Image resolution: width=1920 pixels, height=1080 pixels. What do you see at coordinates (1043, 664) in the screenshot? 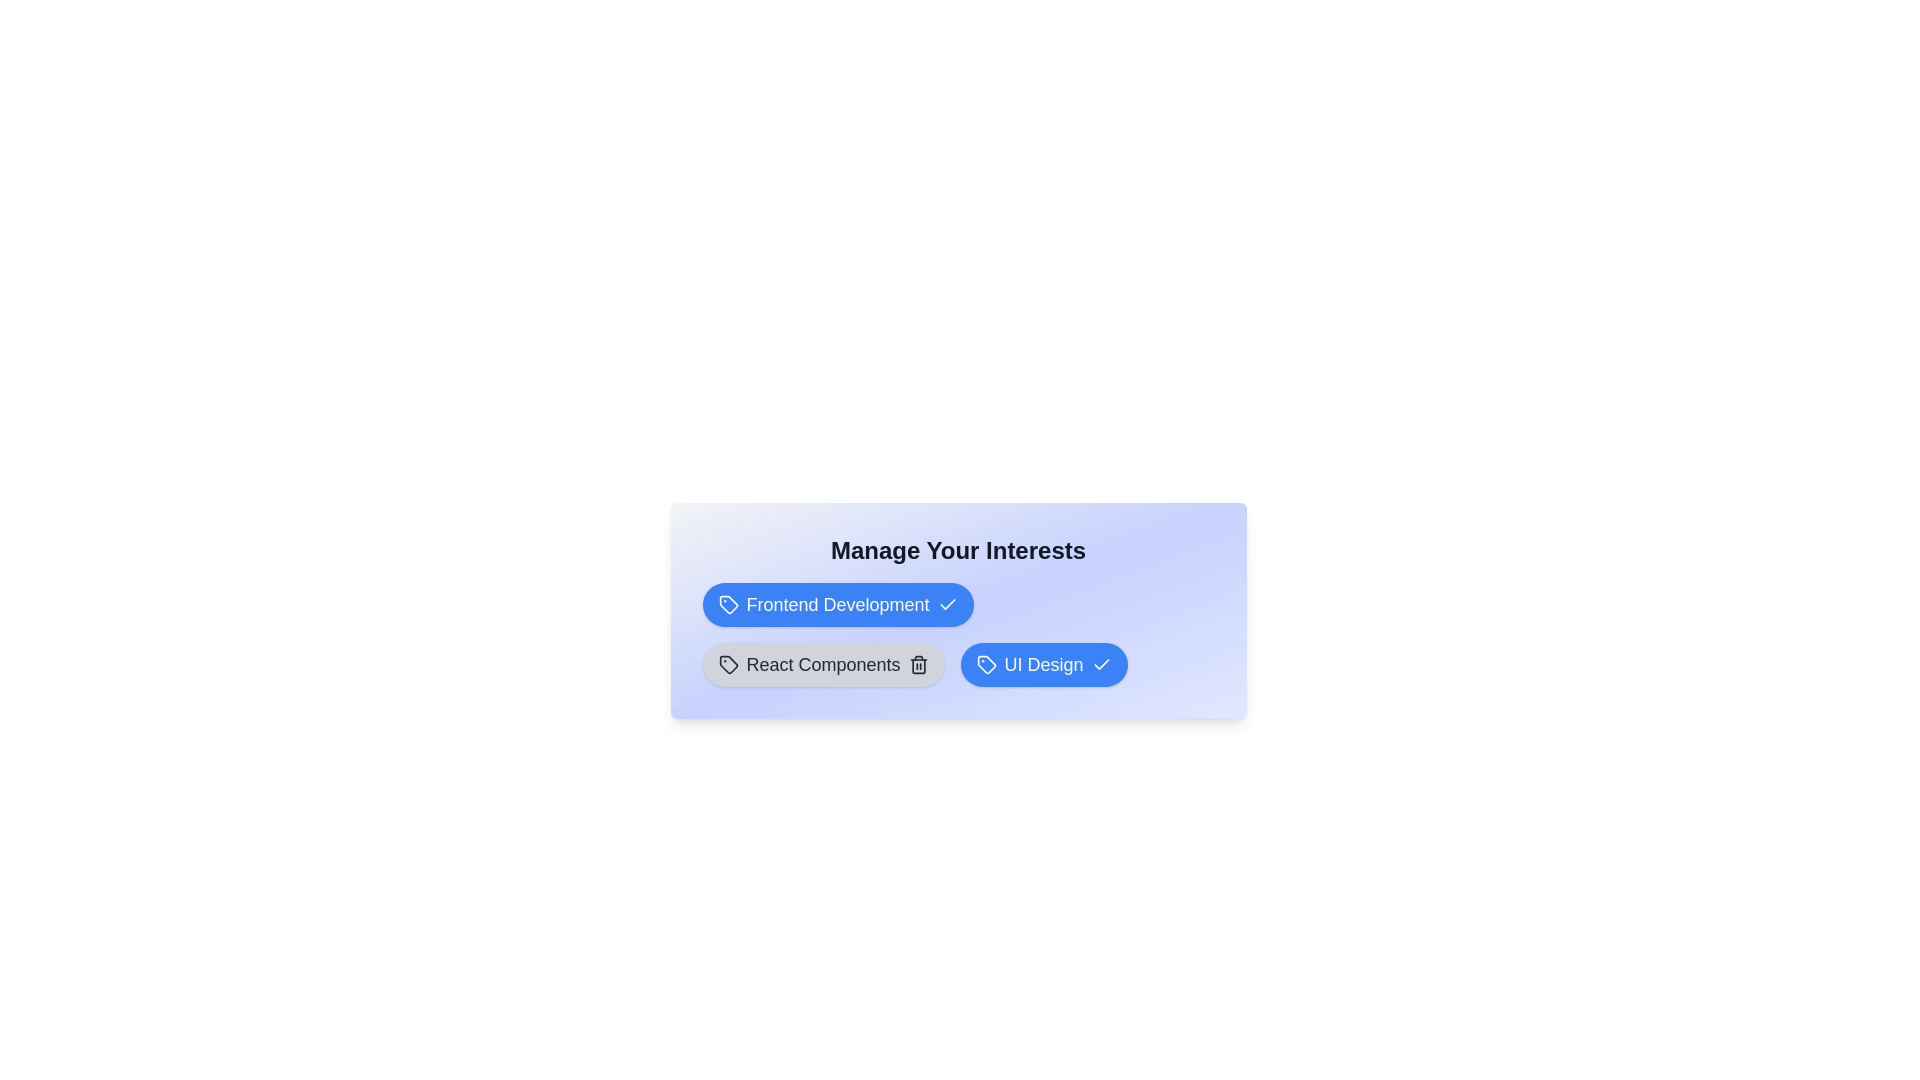
I see `the tag labeled 'UI Design'` at bounding box center [1043, 664].